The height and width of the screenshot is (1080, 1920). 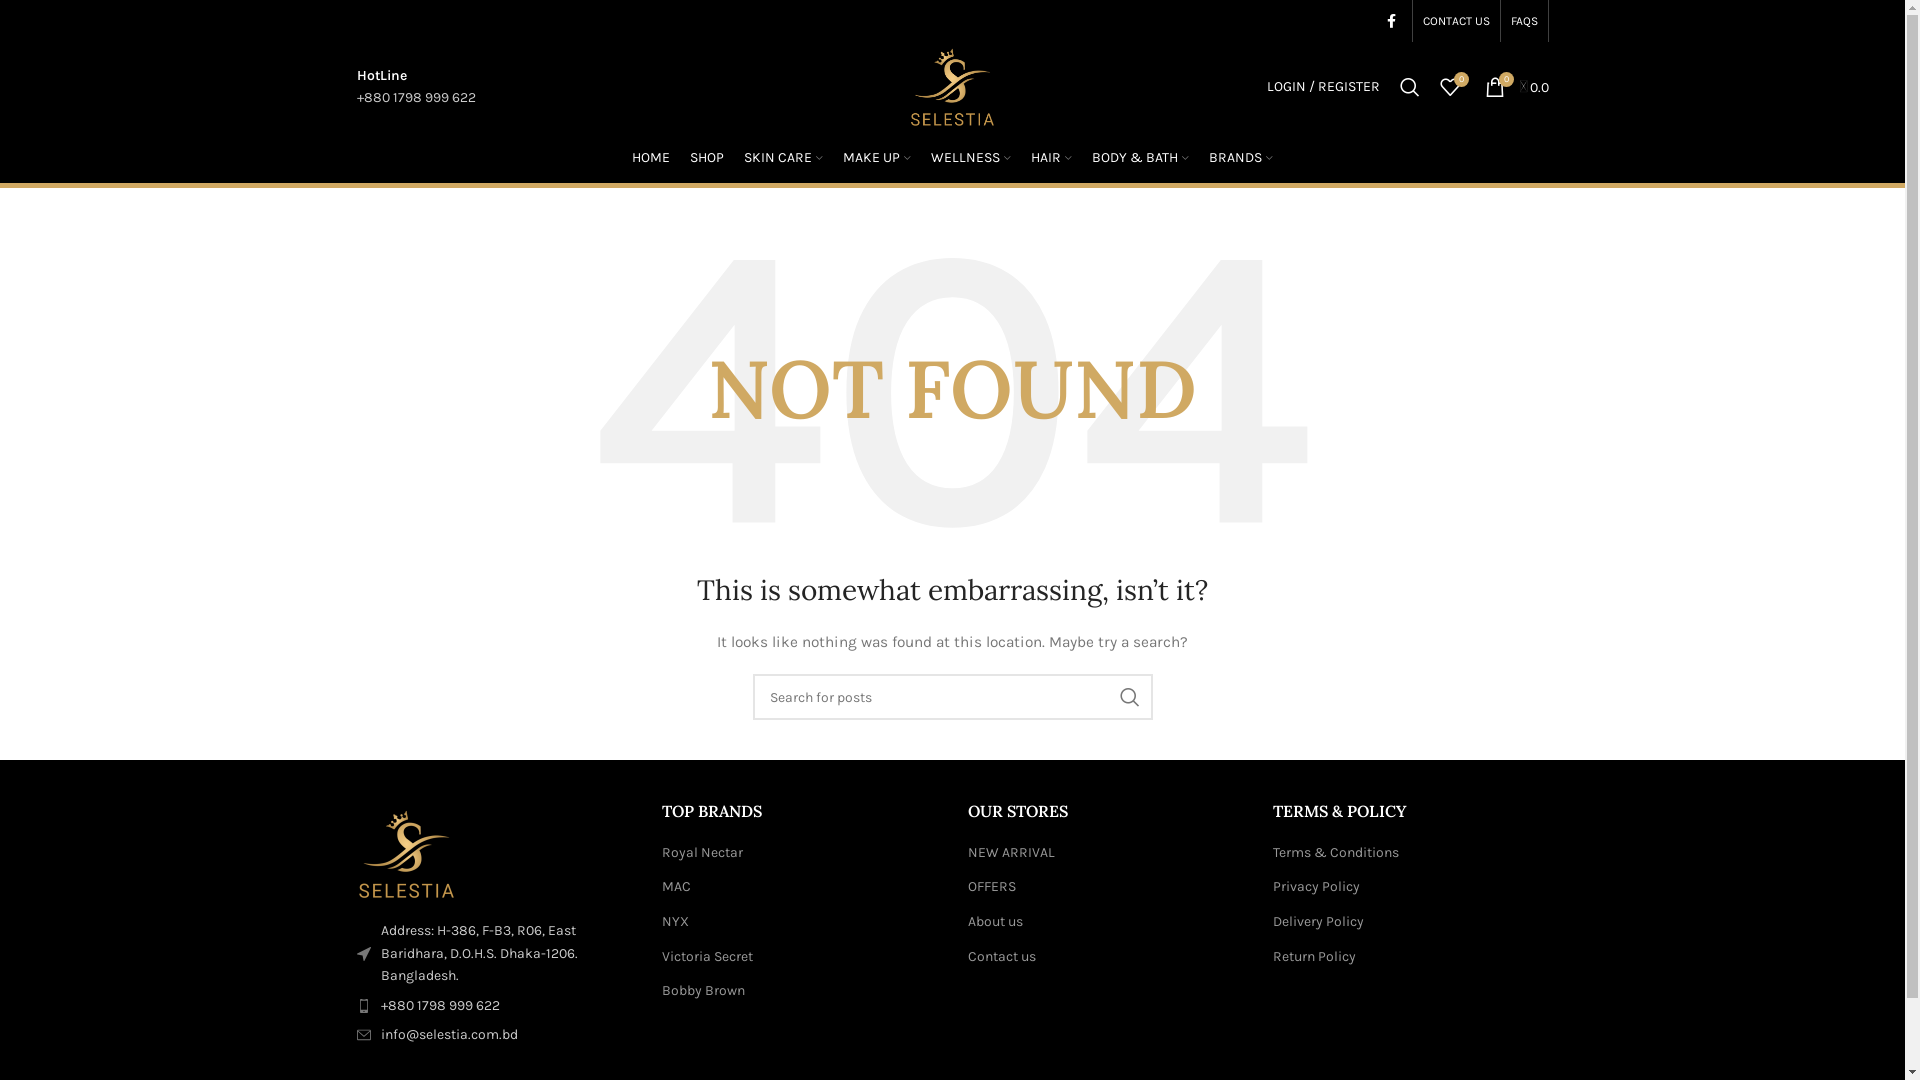 What do you see at coordinates (1128, 696) in the screenshot?
I see `'SEARCH'` at bounding box center [1128, 696].